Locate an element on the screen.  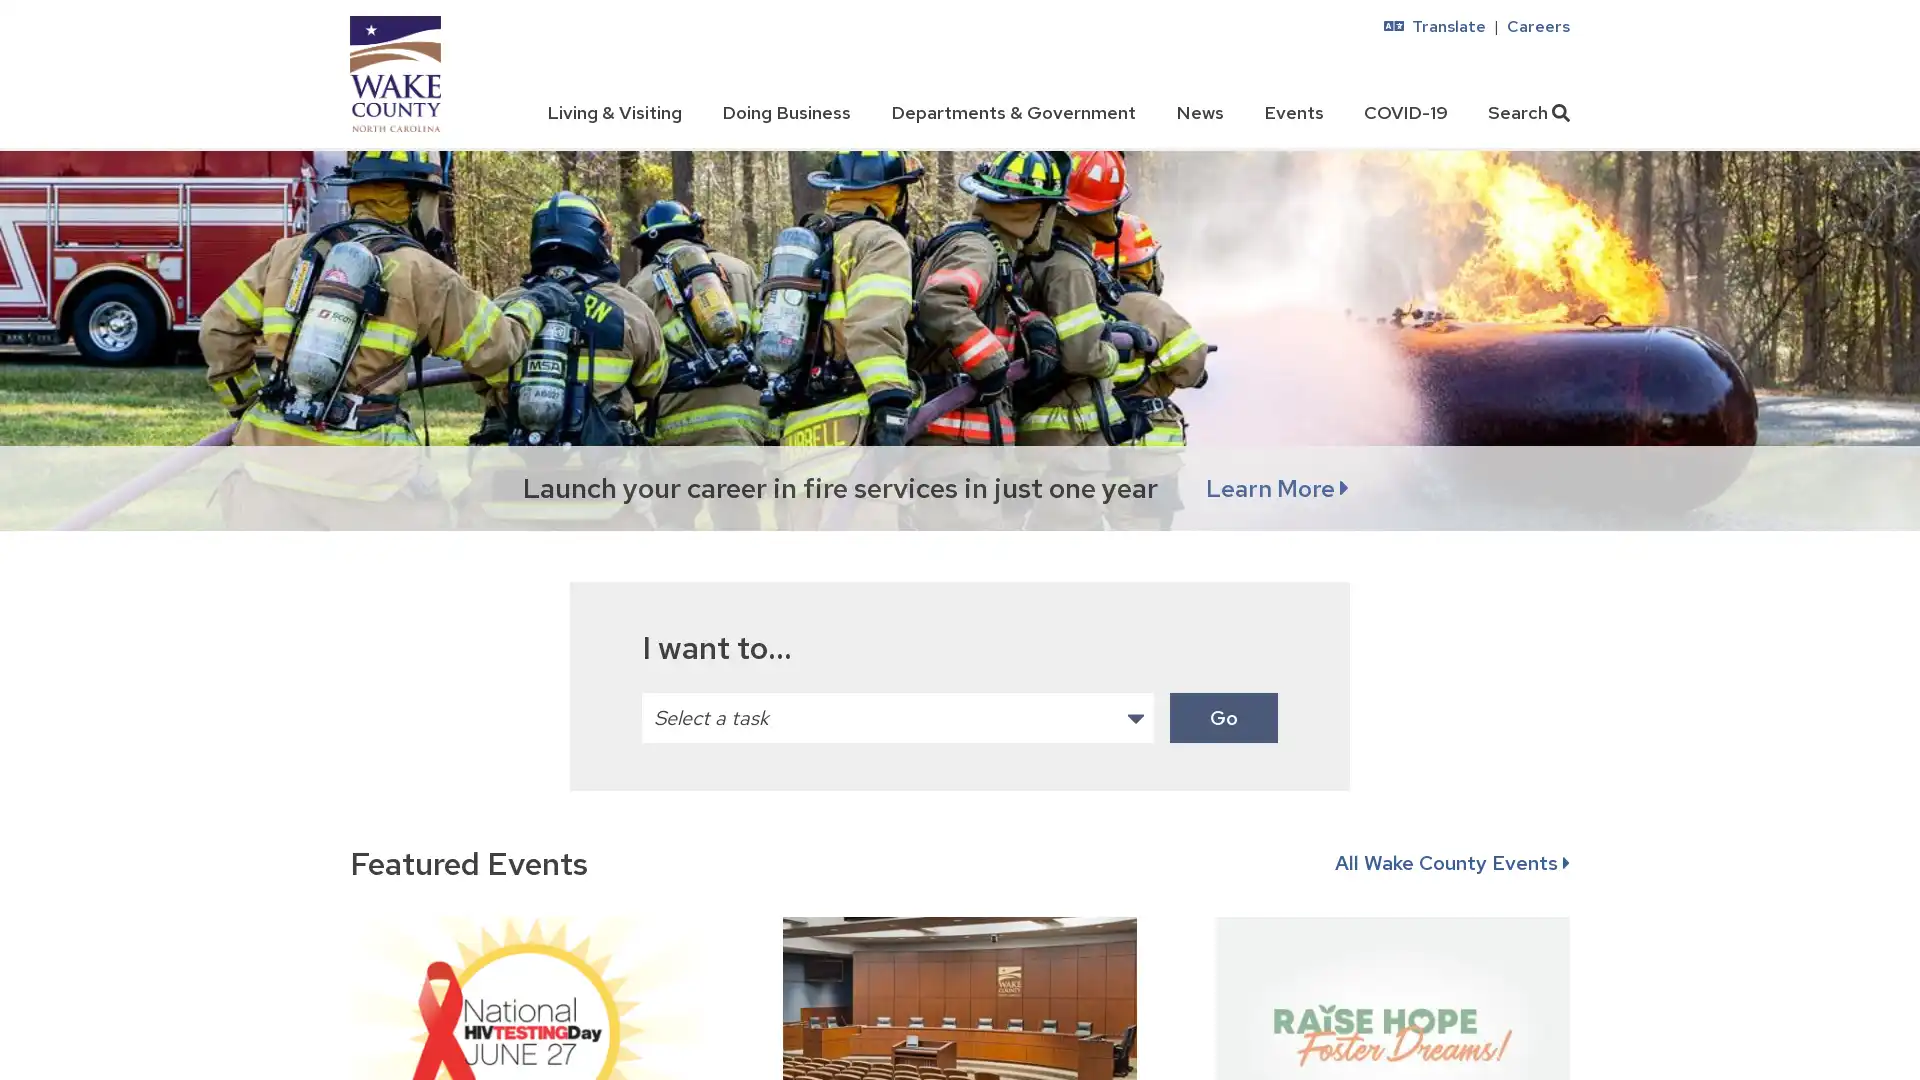
Search is located at coordinates (1528, 111).